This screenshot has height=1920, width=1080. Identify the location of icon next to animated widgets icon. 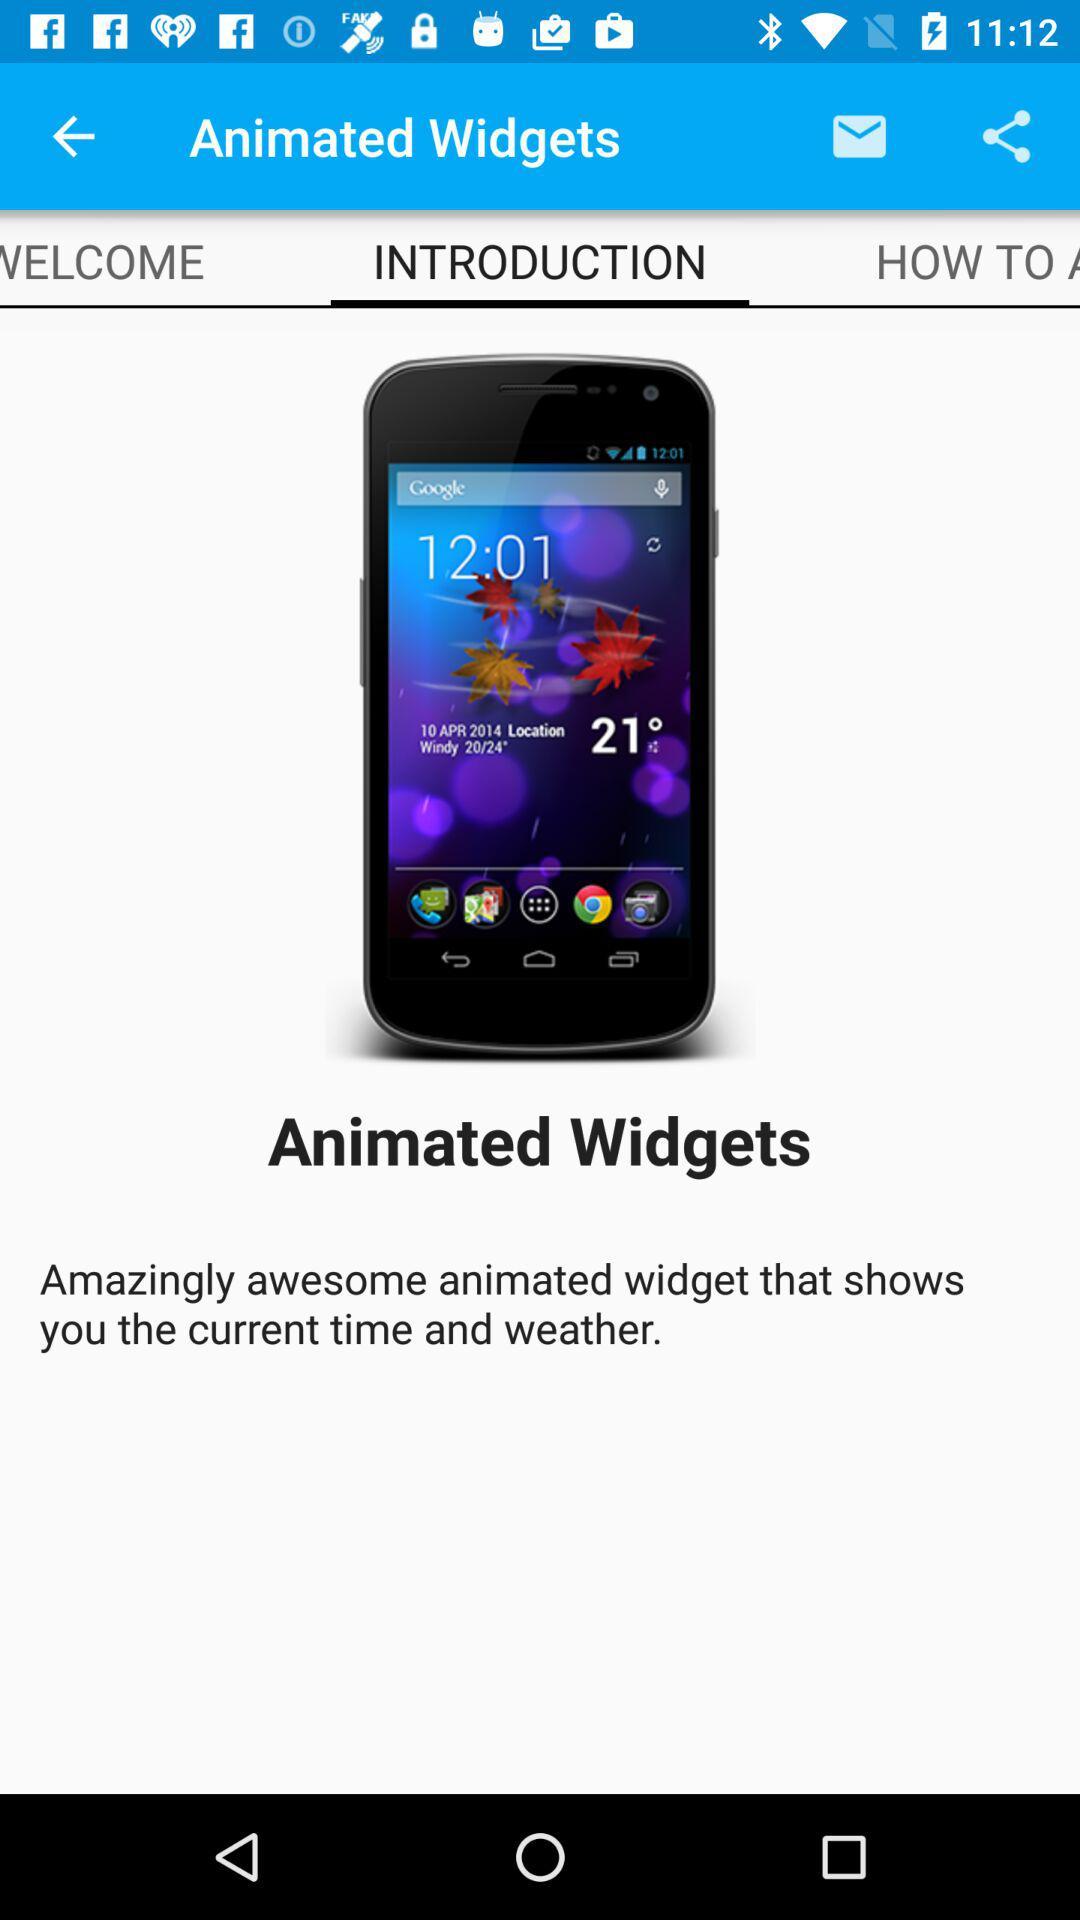
(72, 135).